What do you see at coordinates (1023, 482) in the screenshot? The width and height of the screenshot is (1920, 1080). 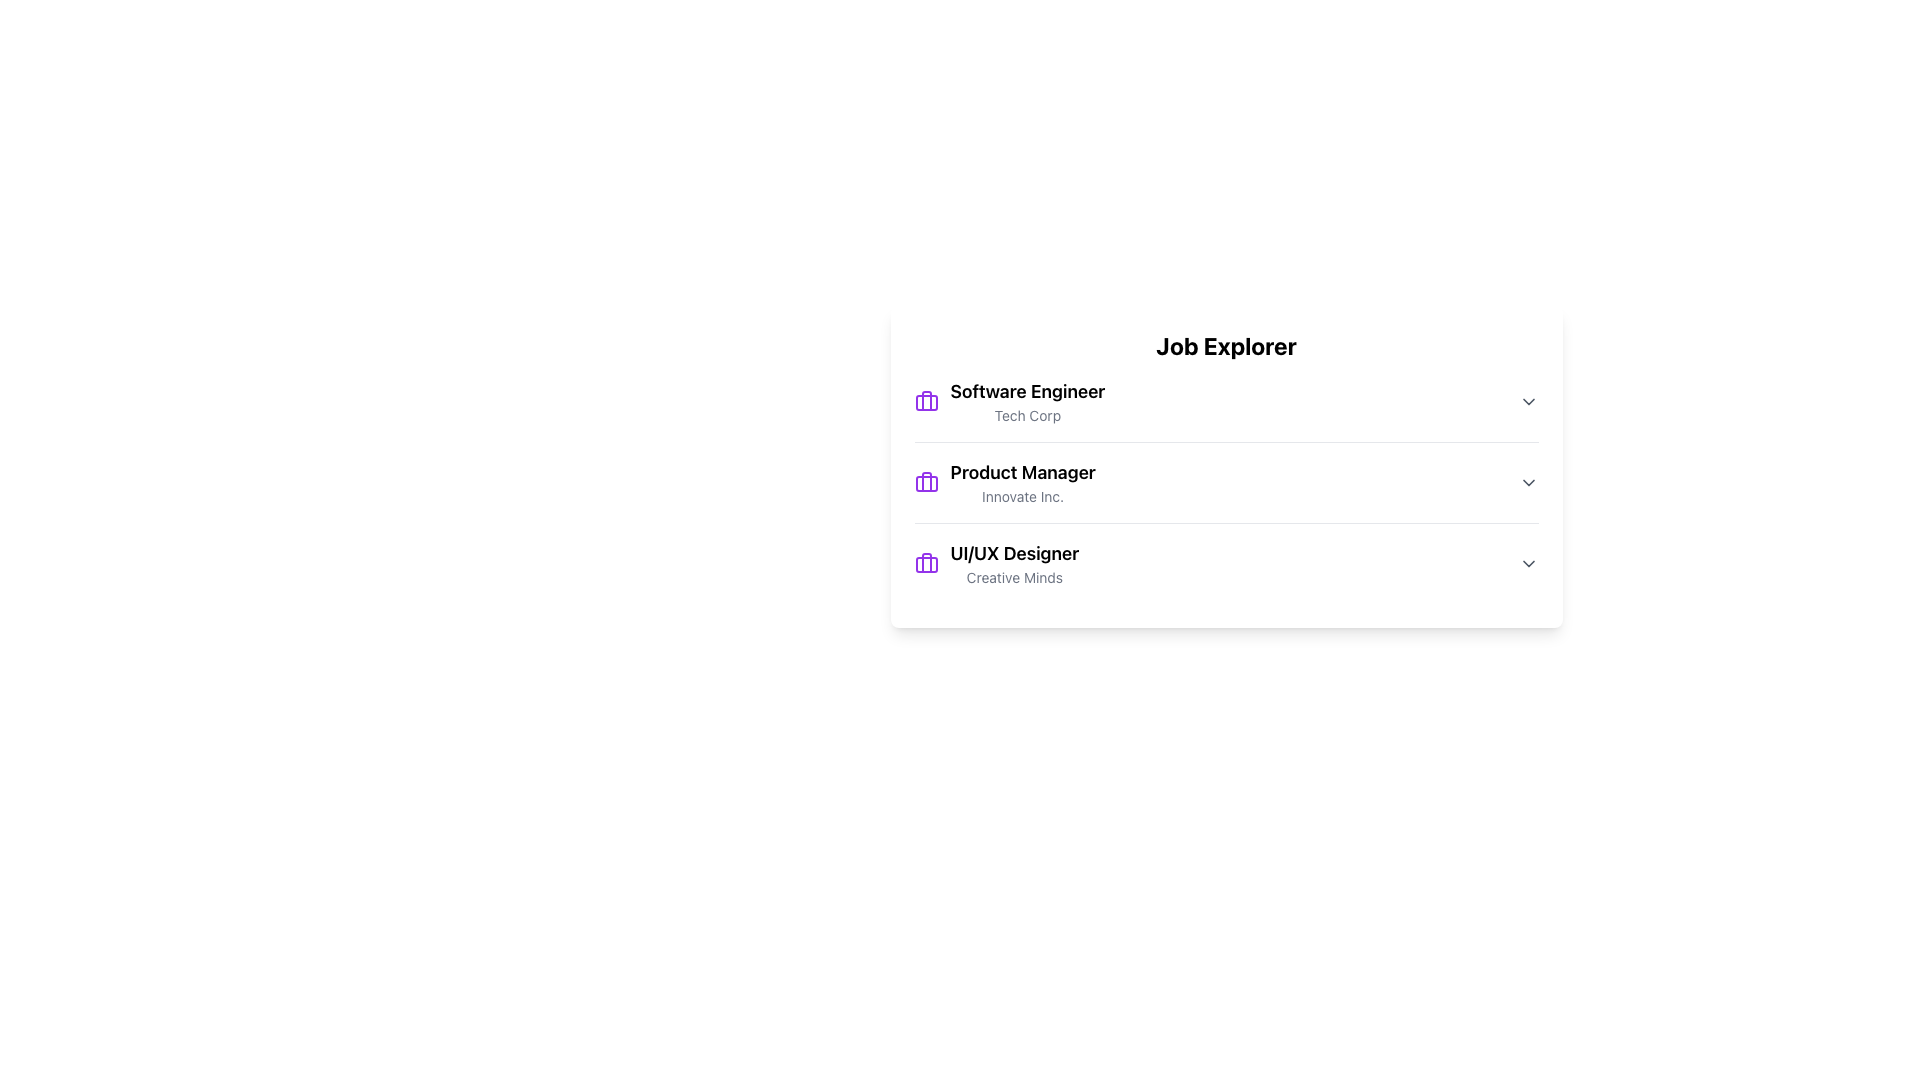 I see `the text display element that shows the job title 'Product Manager' and the organization 'Innovate Inc.', which is the second item in a vertical list of job positions` at bounding box center [1023, 482].